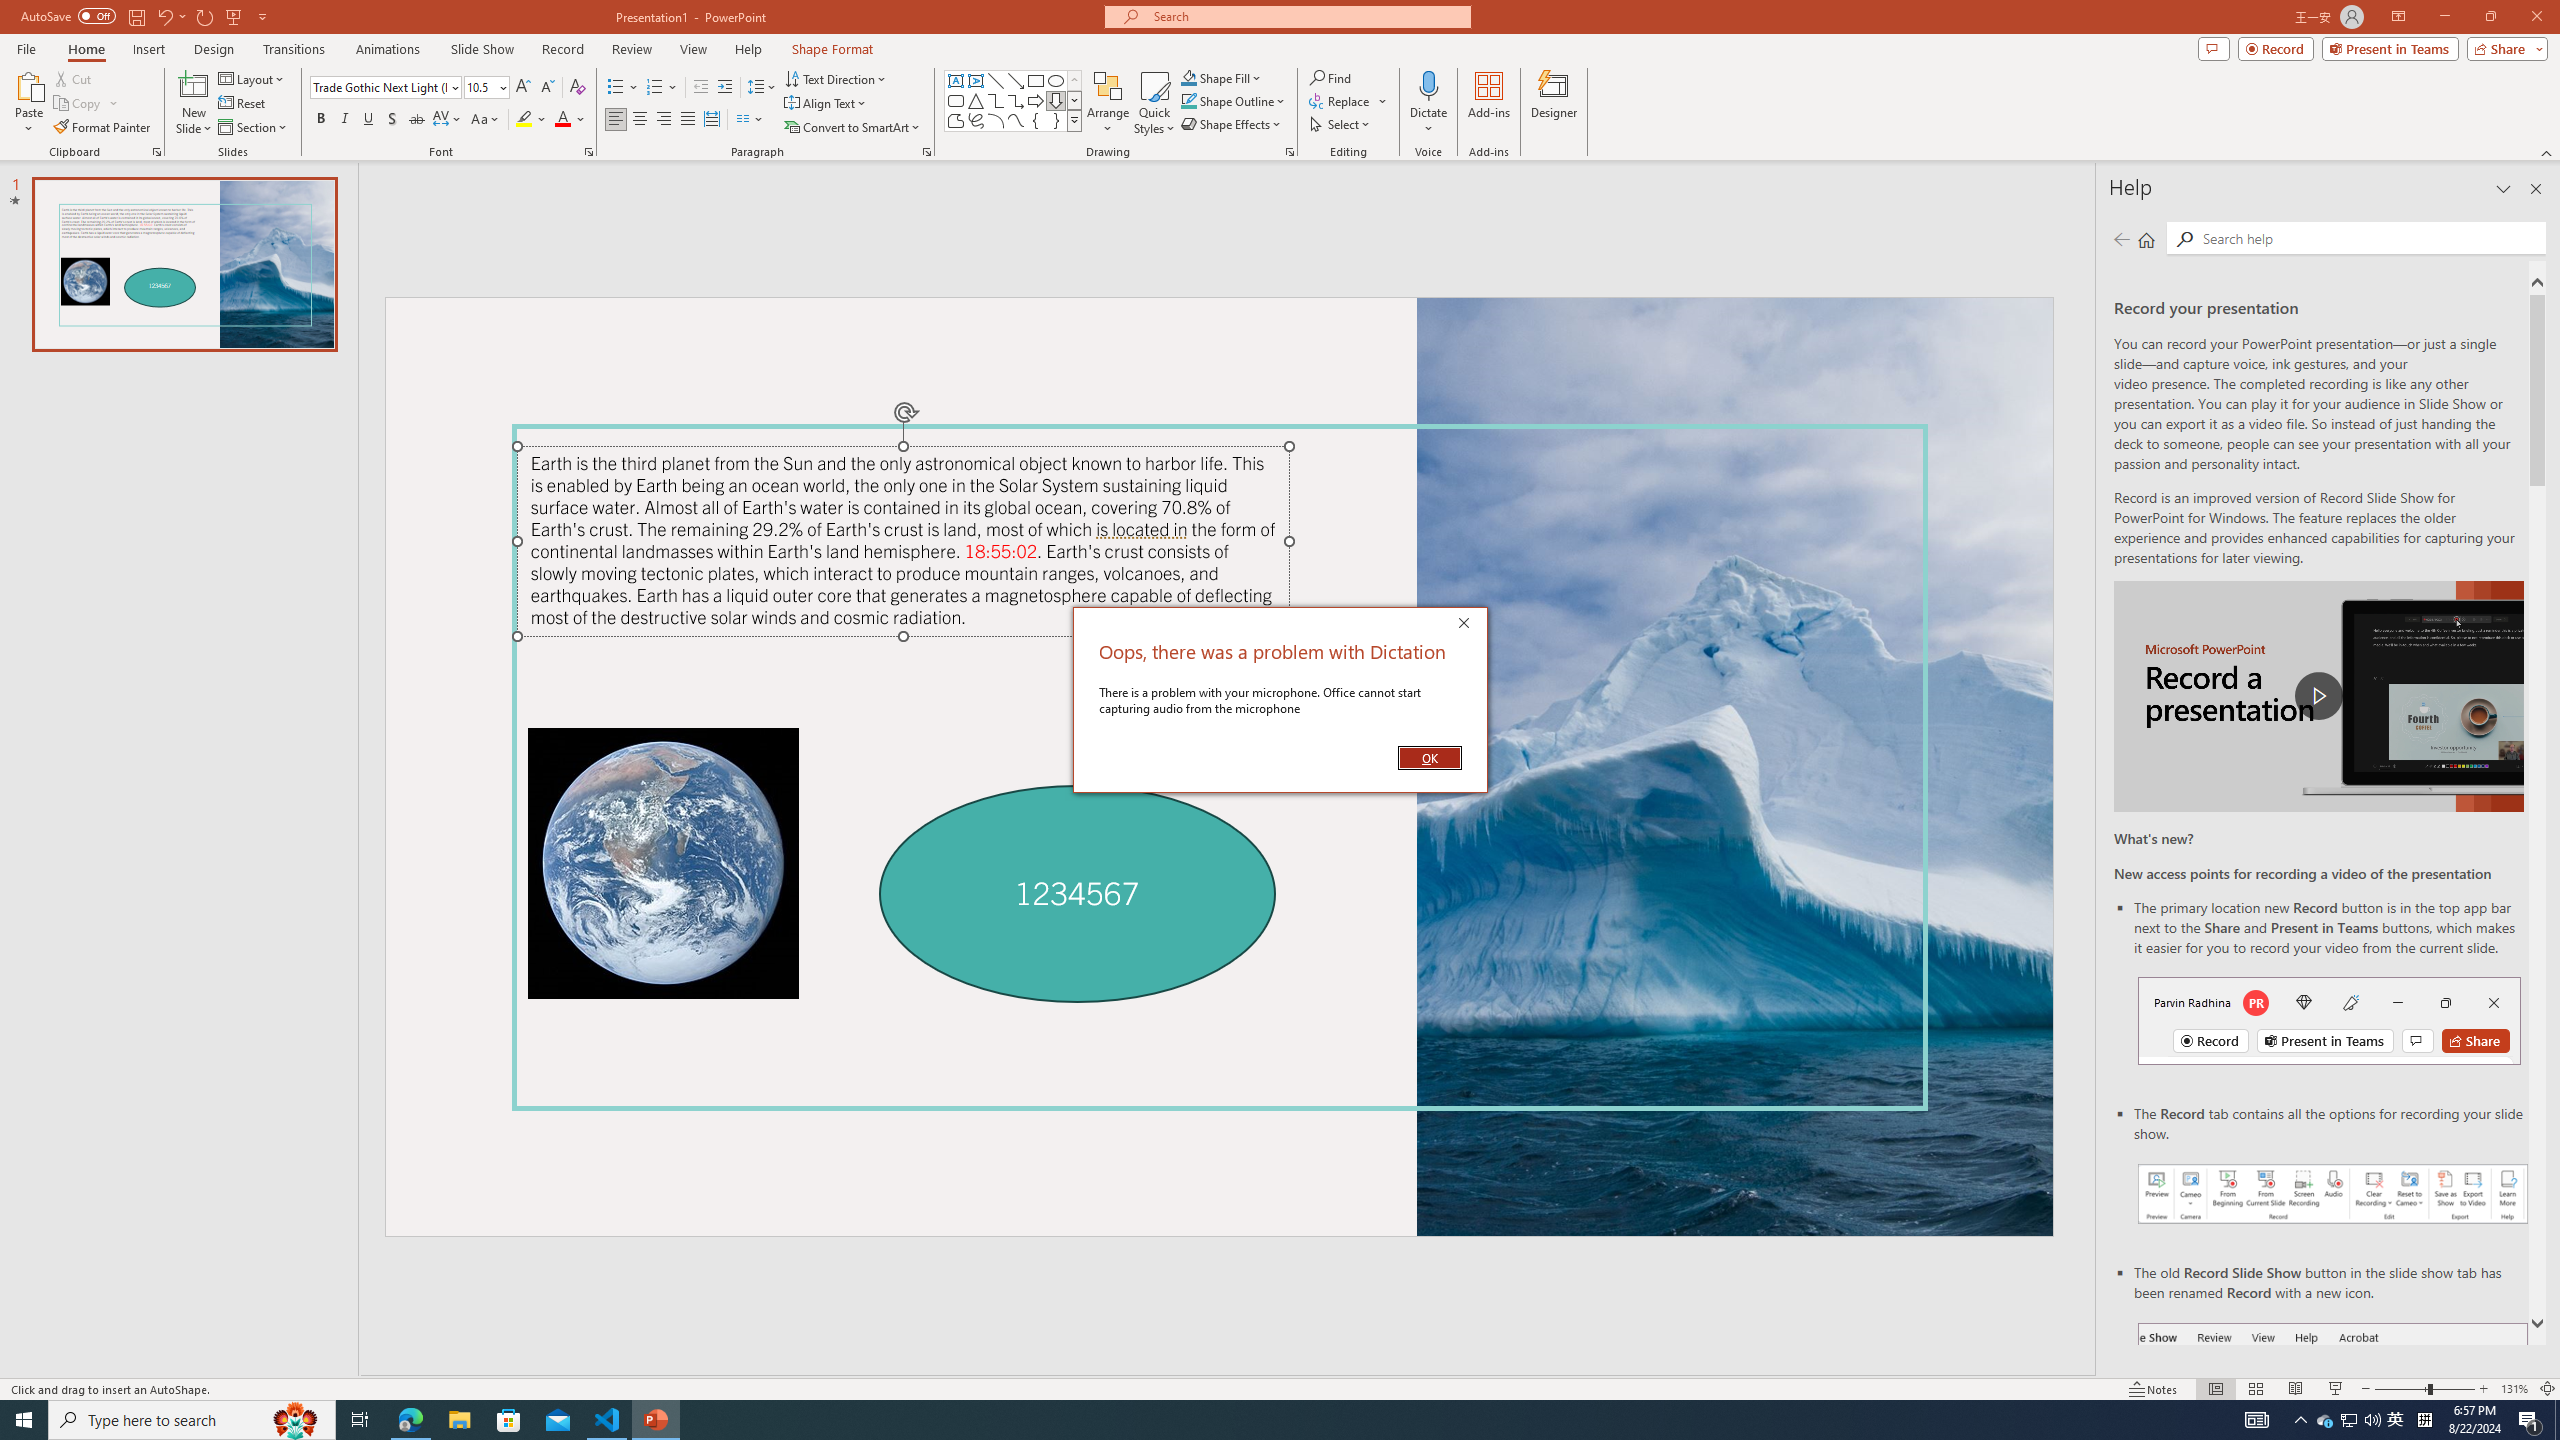  Describe the element at coordinates (1189, 99) in the screenshot. I see `'Shape Outline Teal, Accent 1'` at that location.